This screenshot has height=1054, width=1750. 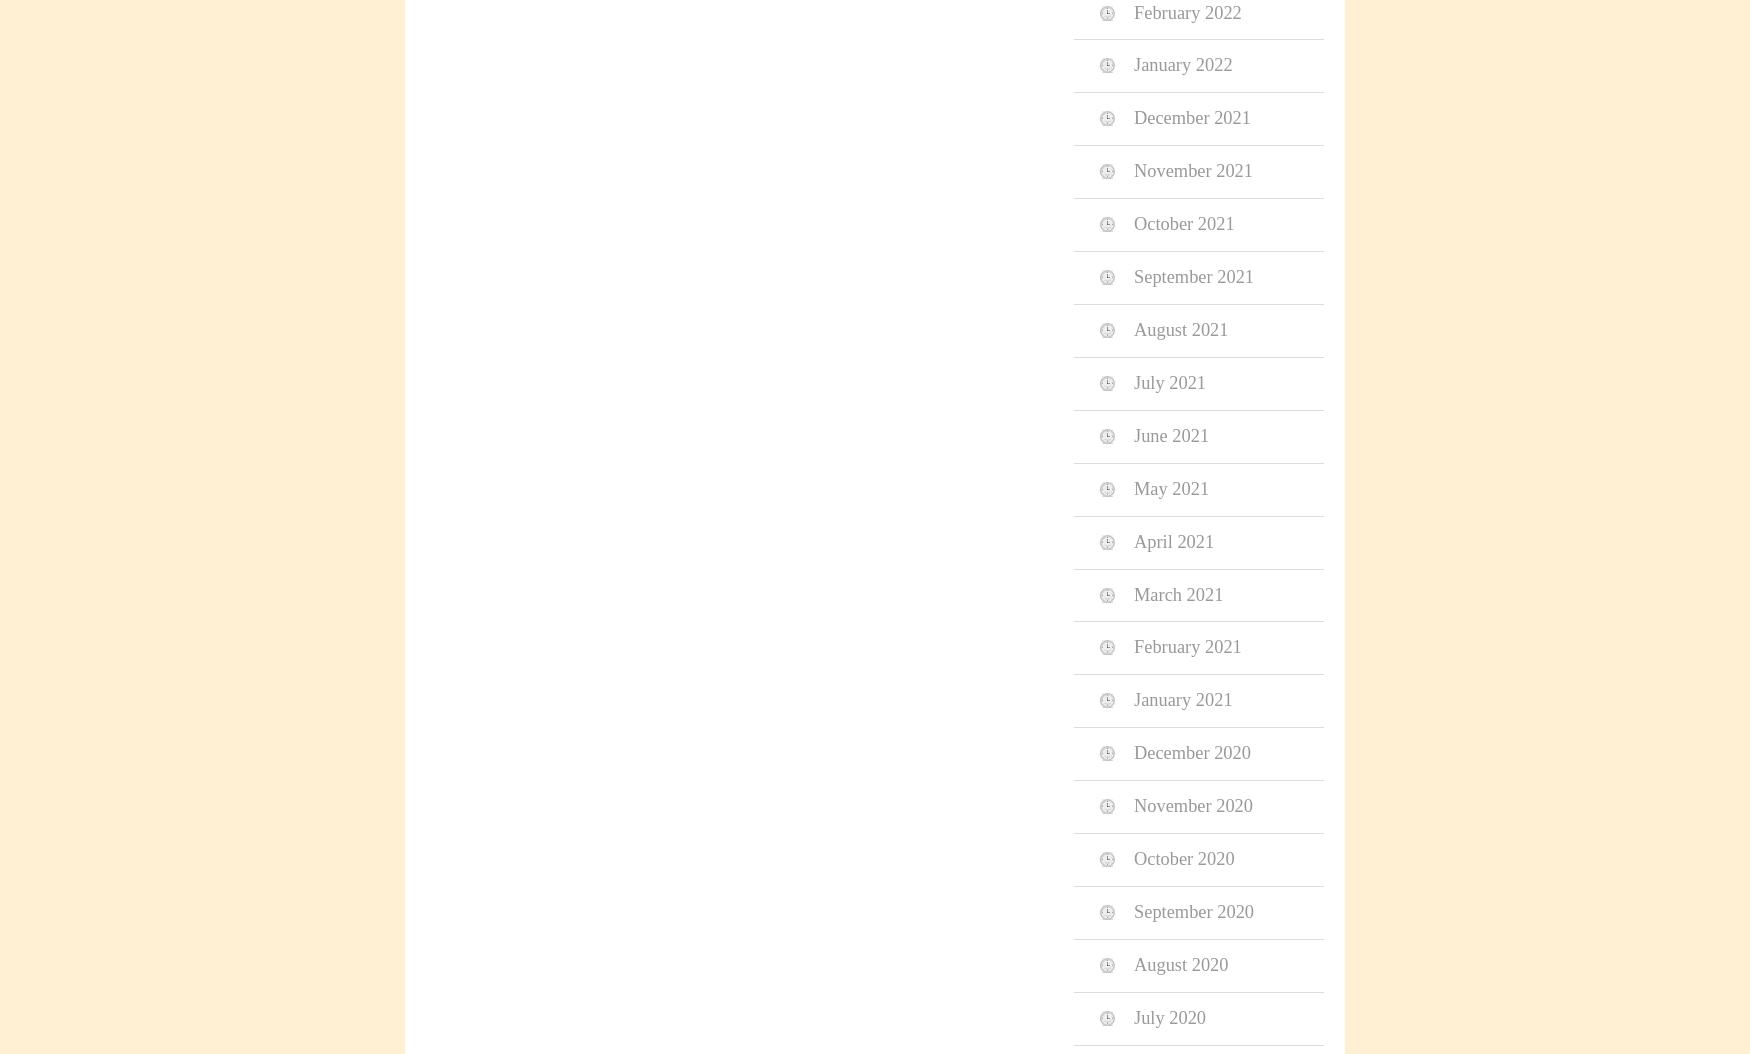 What do you see at coordinates (1177, 593) in the screenshot?
I see `'March 2021'` at bounding box center [1177, 593].